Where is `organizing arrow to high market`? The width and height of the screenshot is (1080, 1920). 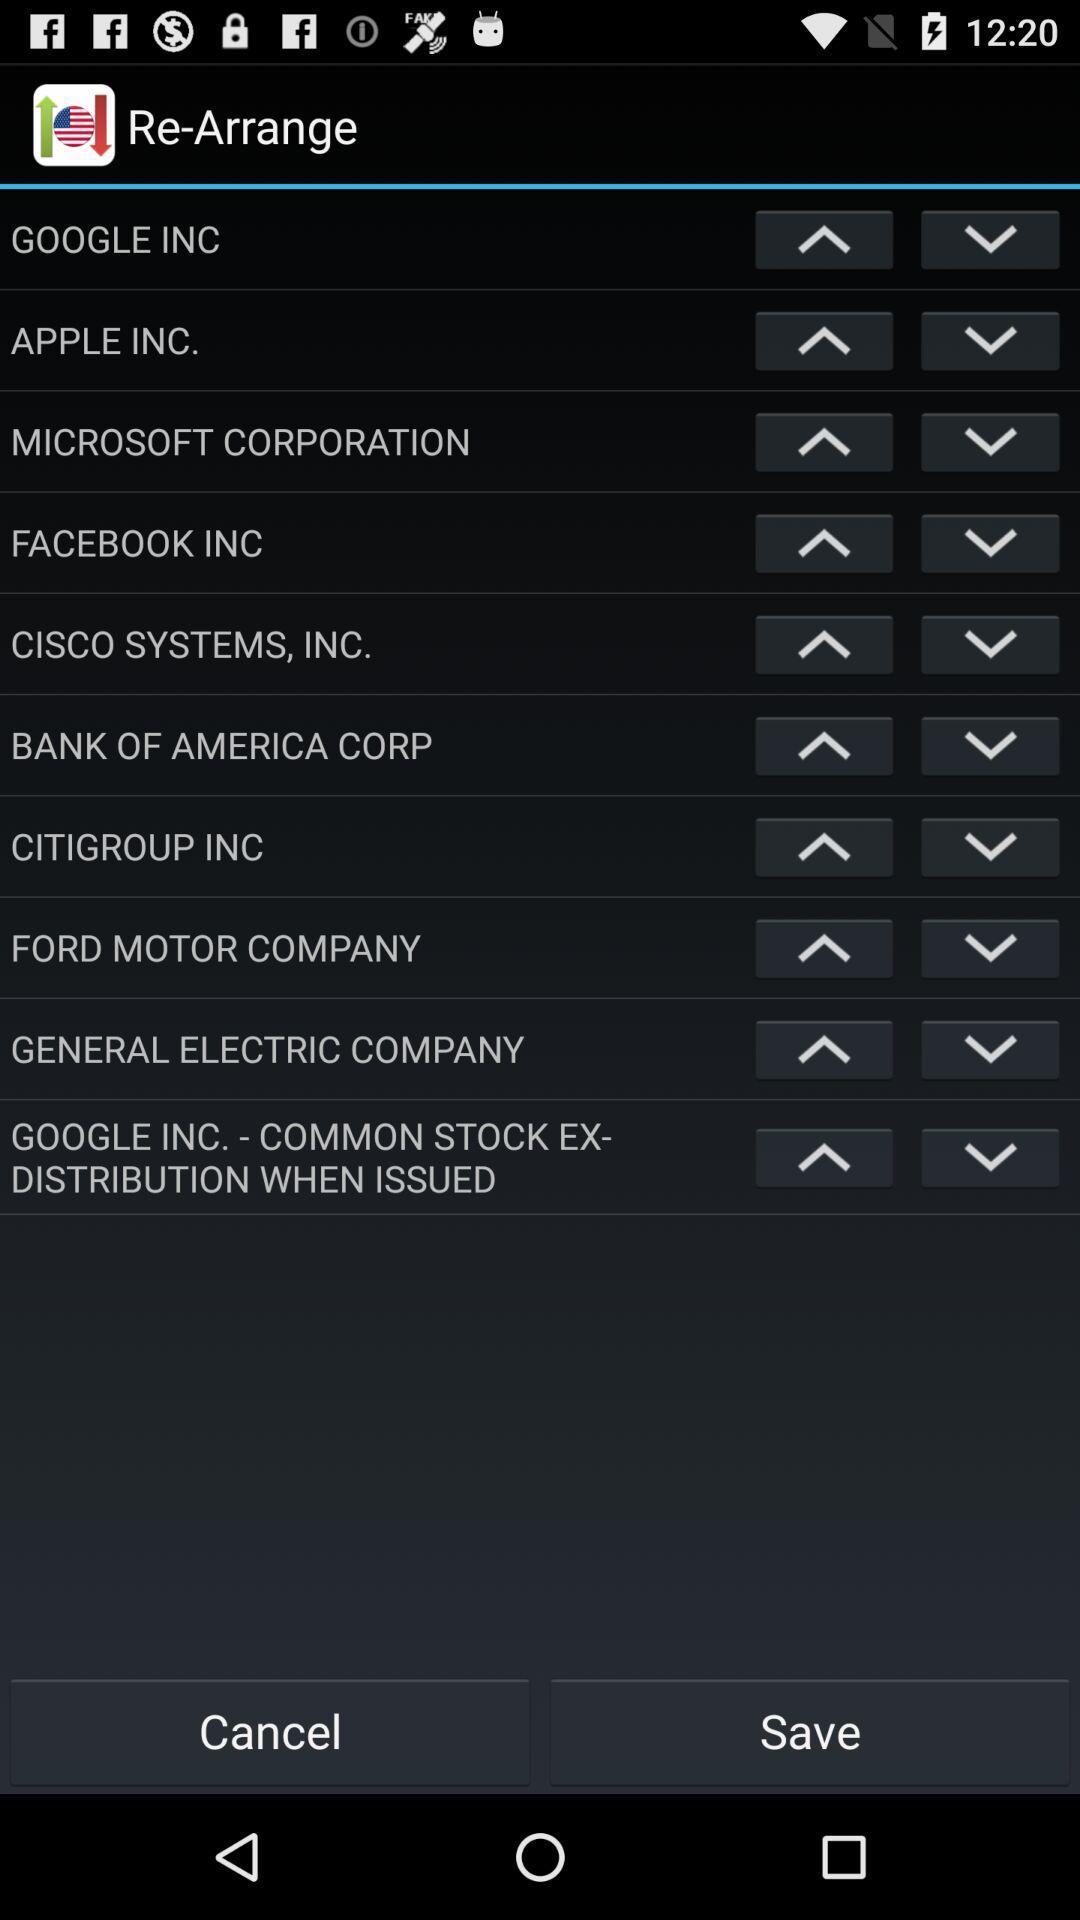 organizing arrow to high market is located at coordinates (824, 1156).